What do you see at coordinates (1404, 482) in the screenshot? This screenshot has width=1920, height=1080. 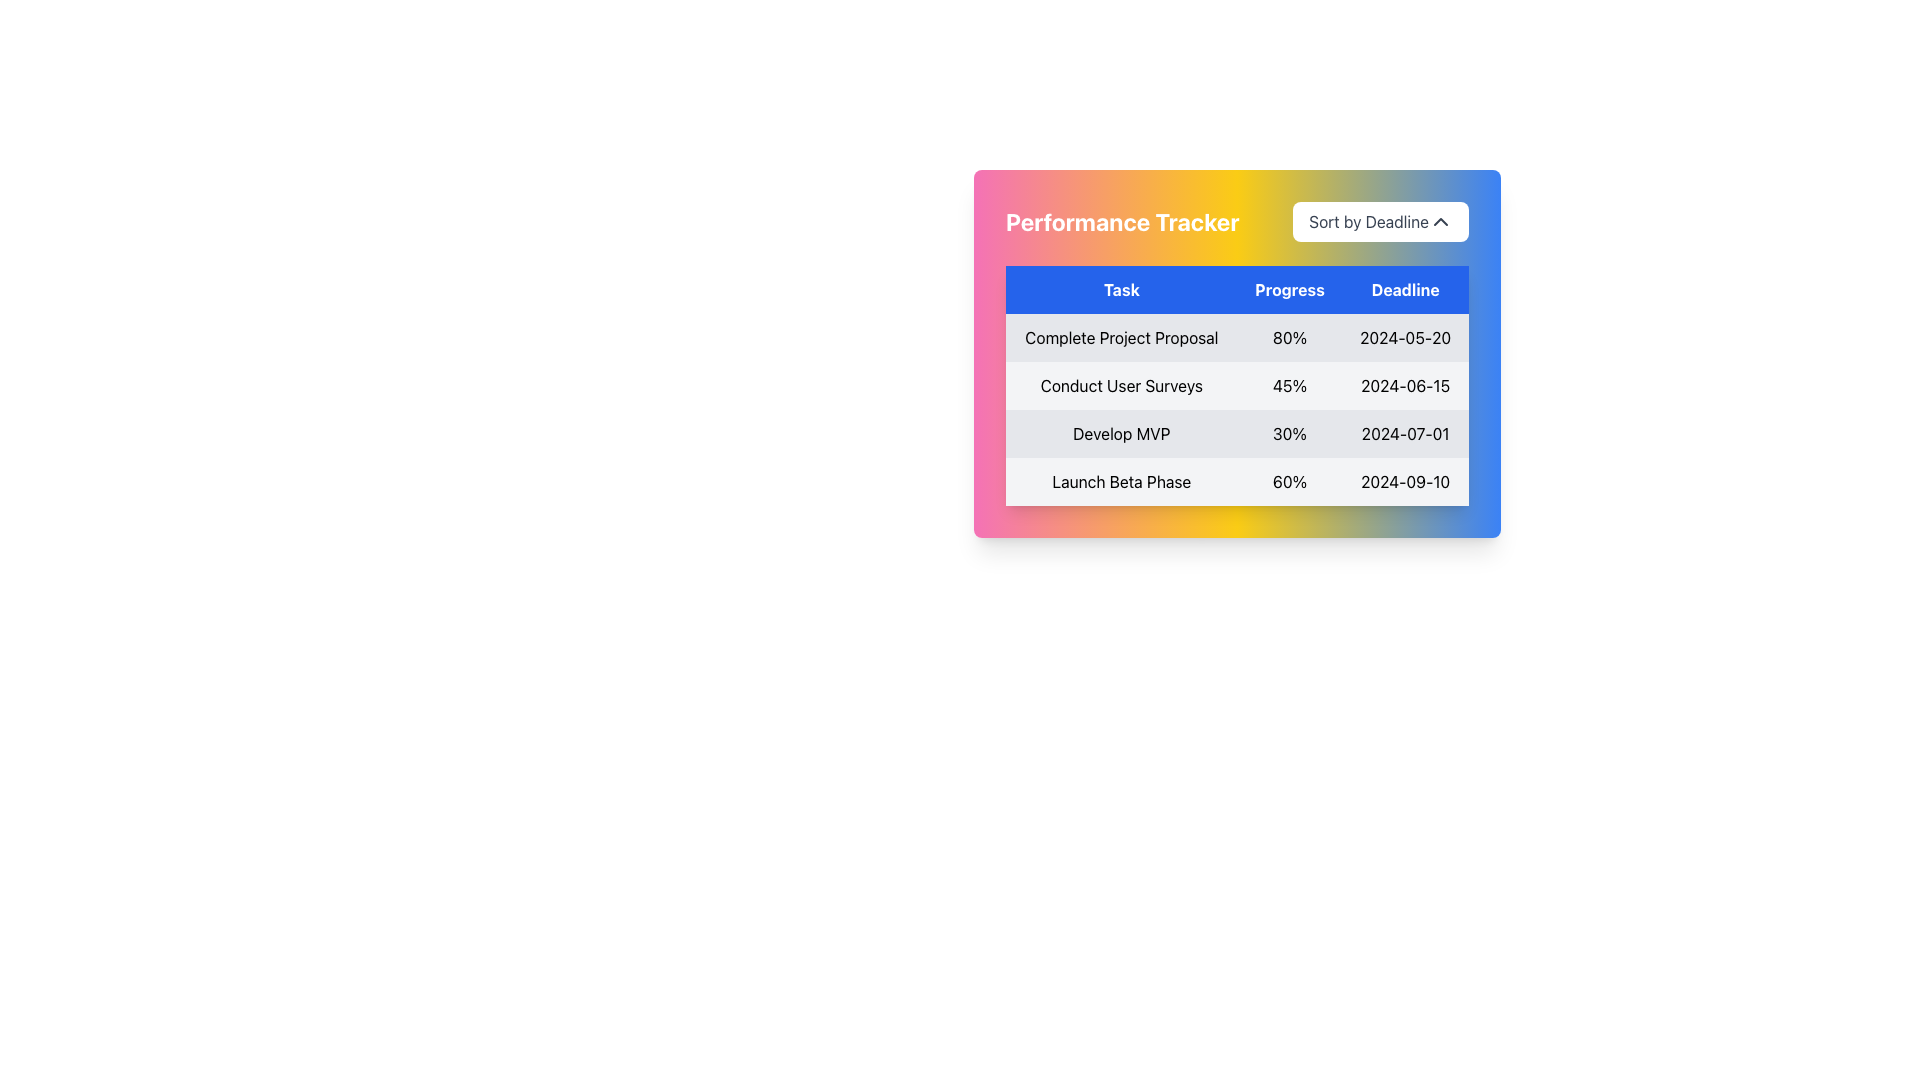 I see `the text label displaying the date '2024-09-10' in the 'Deadline' column of the last row of the 'Performance Tracker' table, which is associated with the task 'Launch Beta Phase'` at bounding box center [1404, 482].